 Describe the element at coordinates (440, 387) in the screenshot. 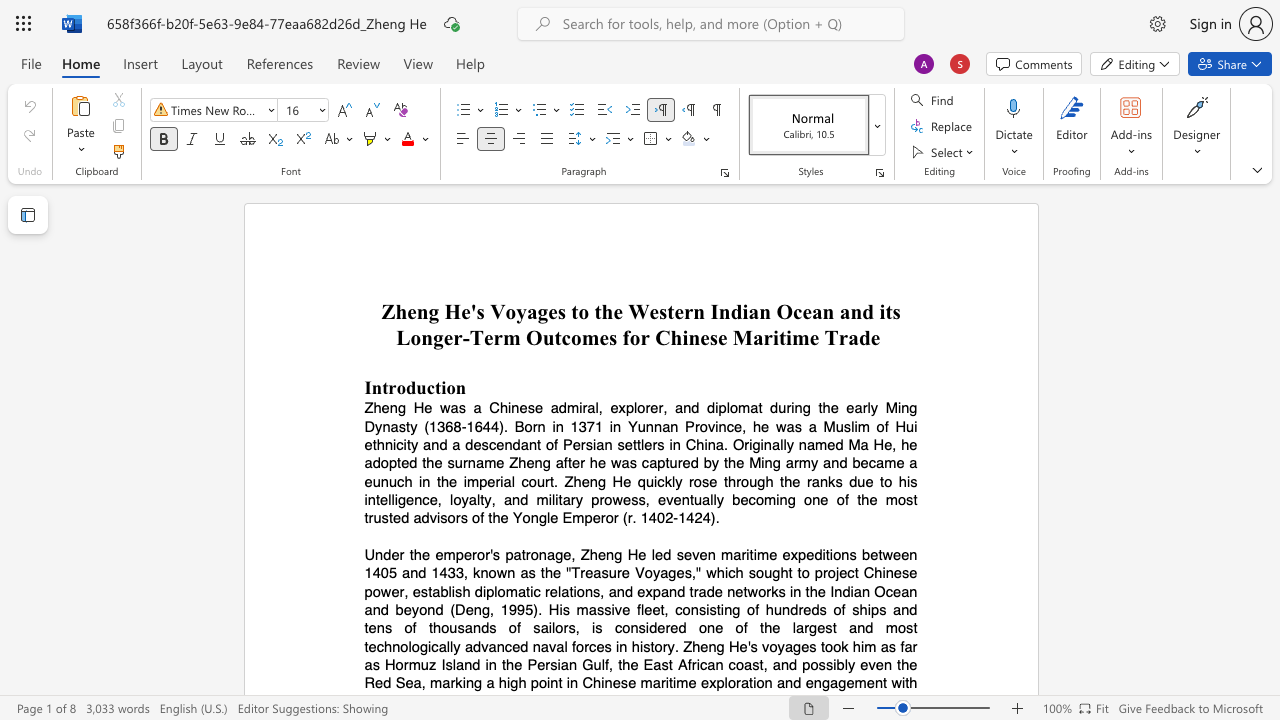

I see `the subset text "ion" within the text "Introduction"` at that location.